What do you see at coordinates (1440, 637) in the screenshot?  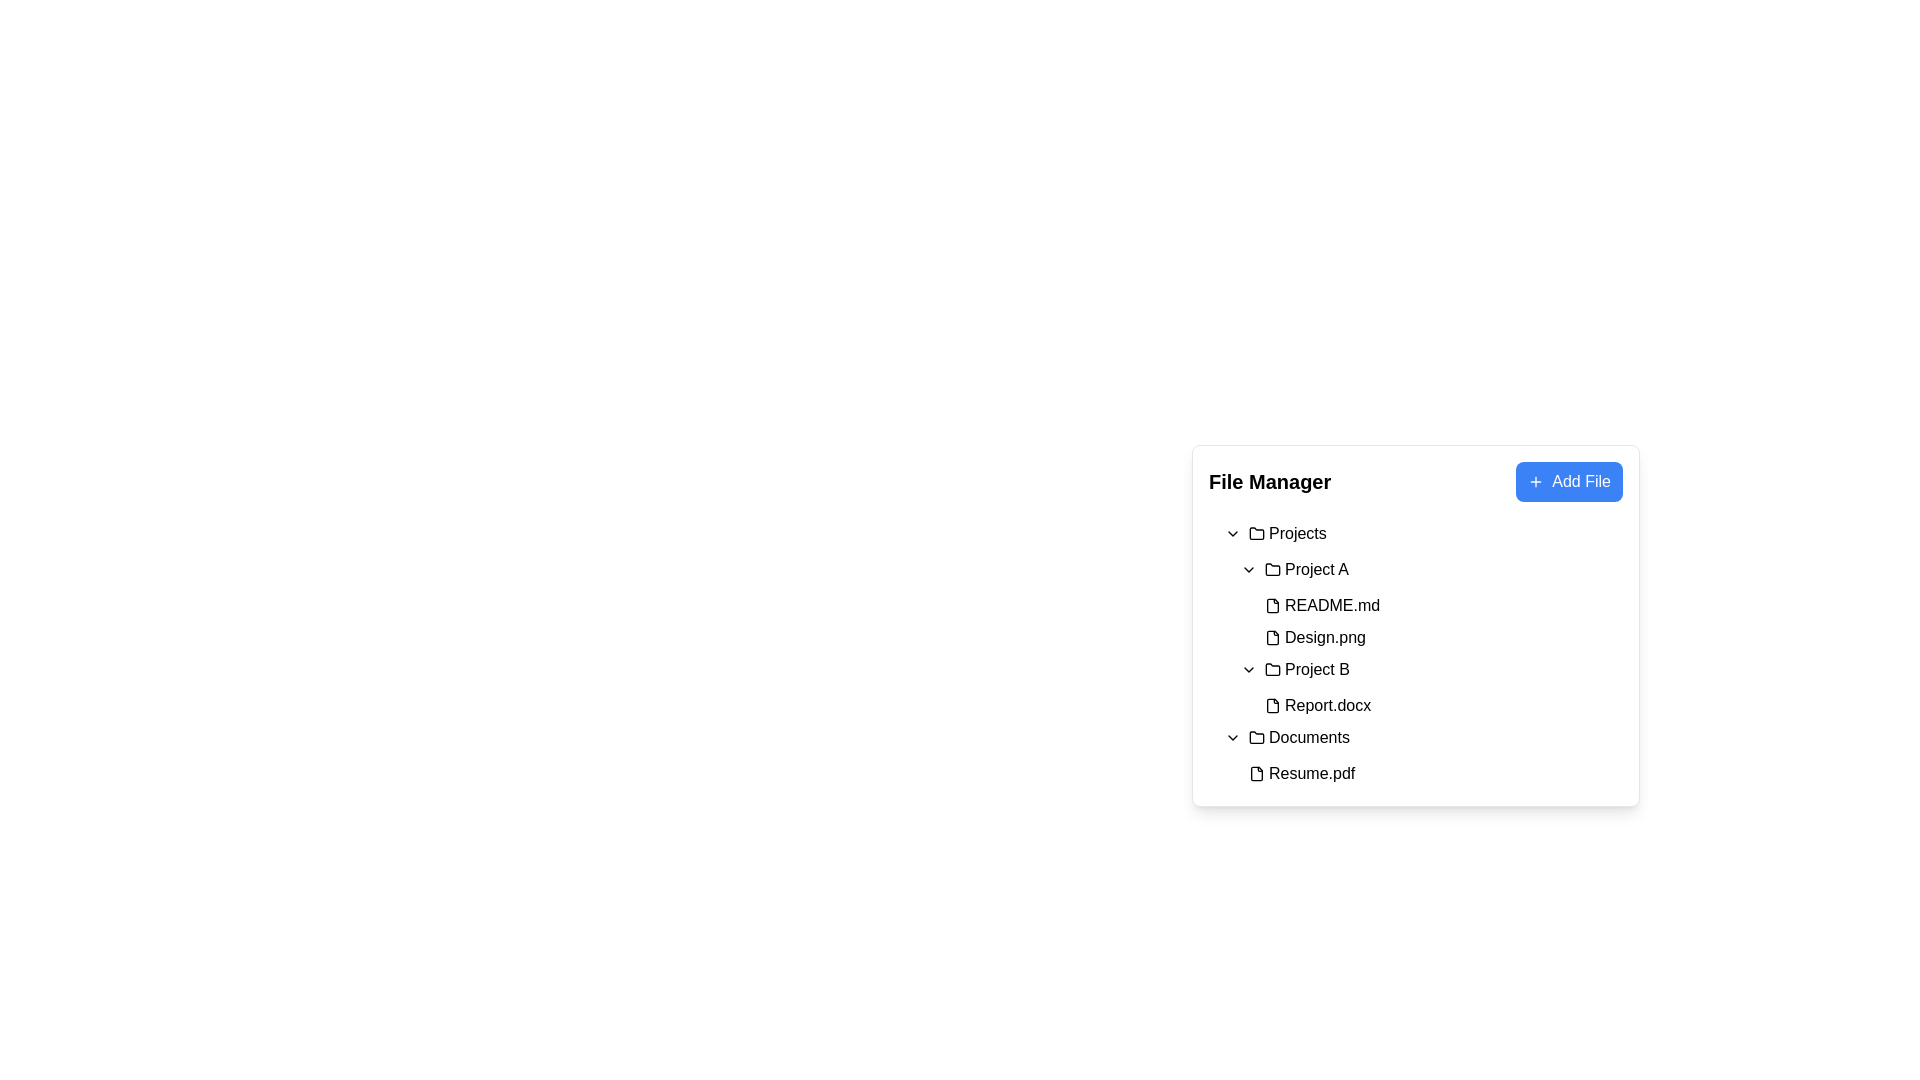 I see `the file item named 'Design.png'` at bounding box center [1440, 637].